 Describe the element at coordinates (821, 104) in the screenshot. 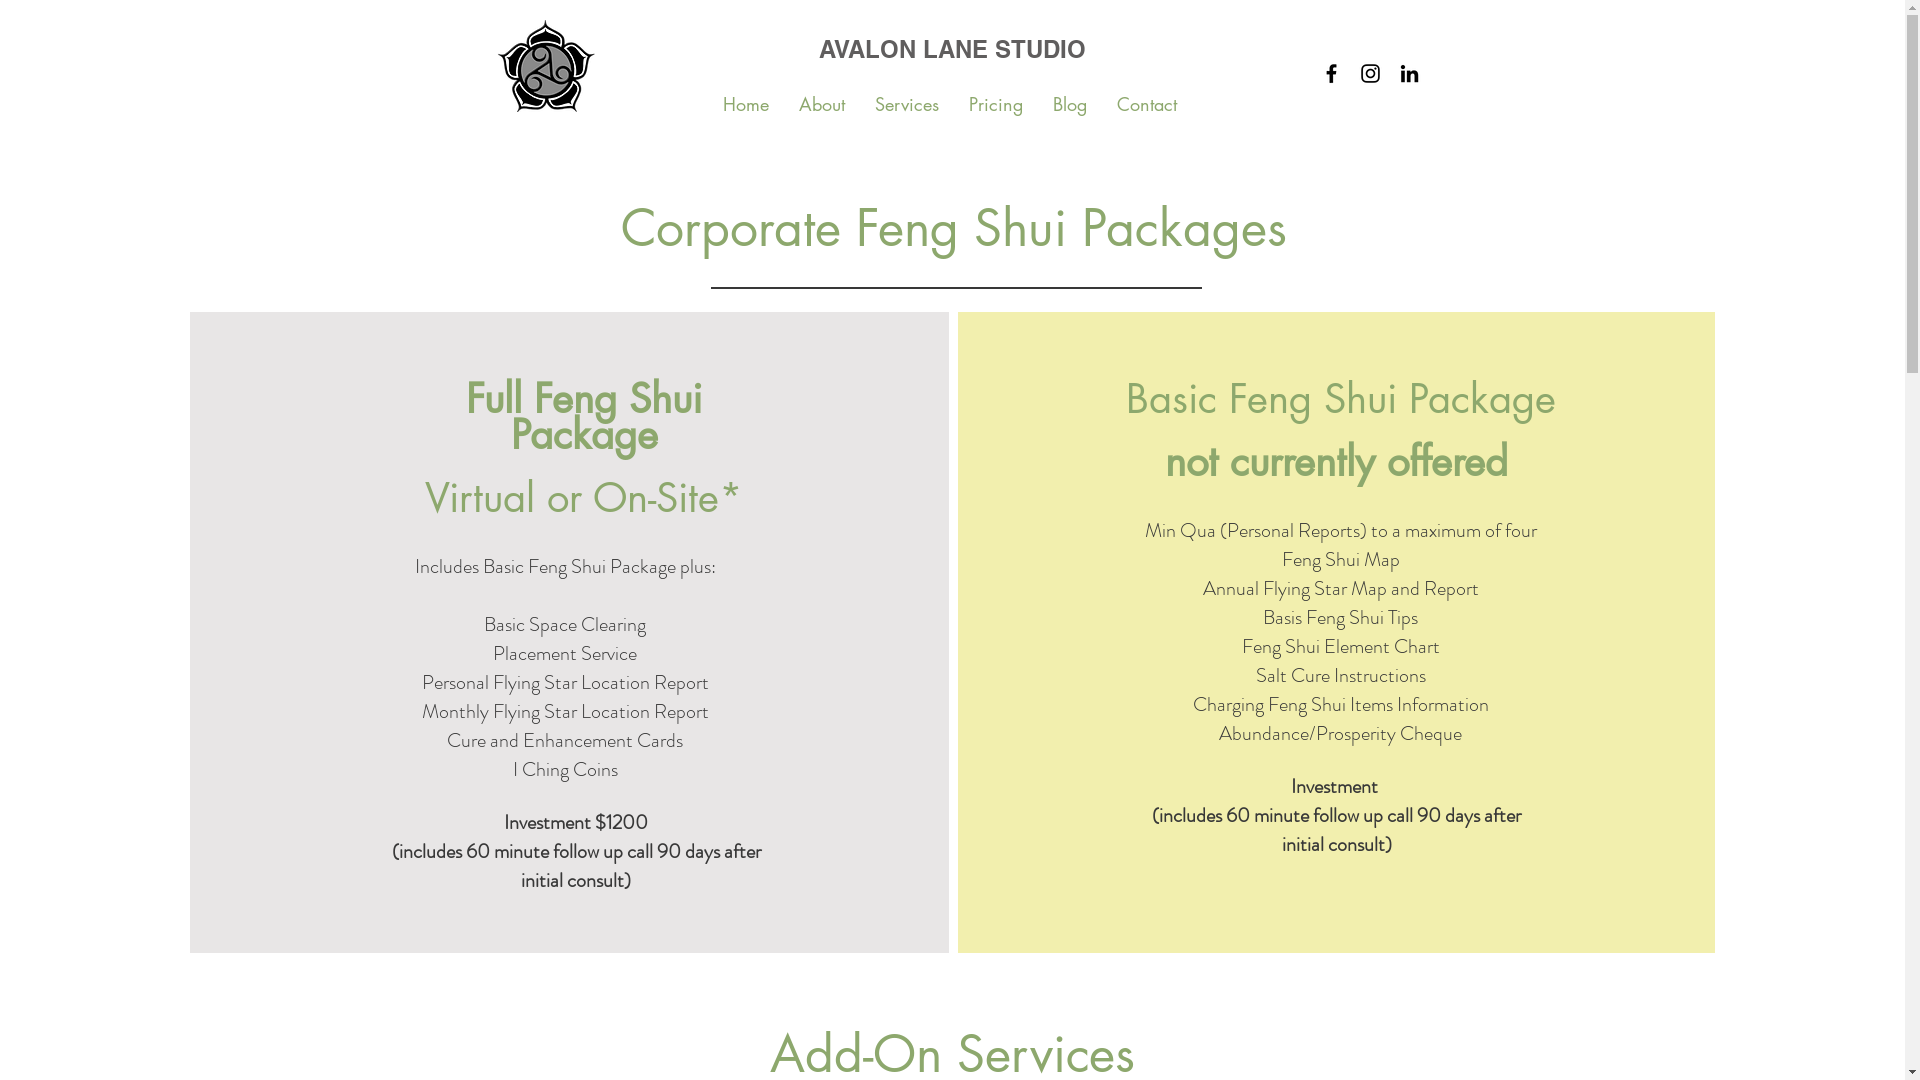

I see `'About'` at that location.